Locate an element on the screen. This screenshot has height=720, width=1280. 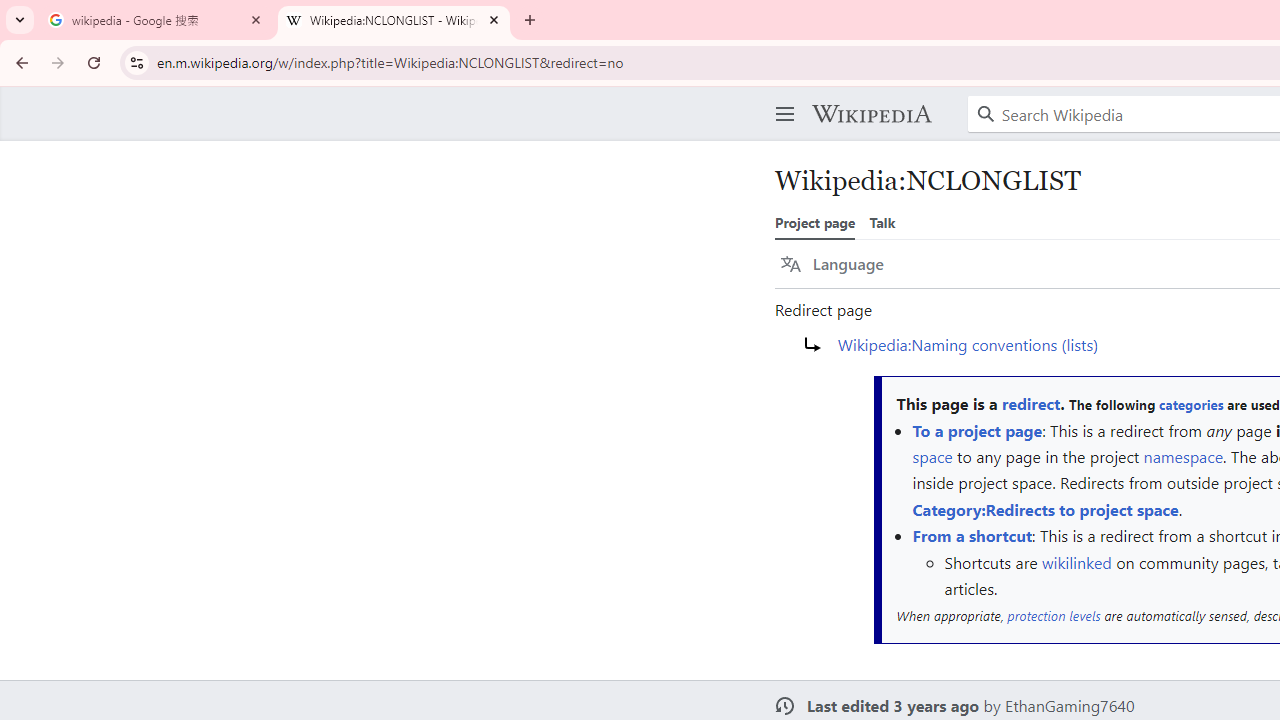
'From a shortcut' is located at coordinates (972, 535).